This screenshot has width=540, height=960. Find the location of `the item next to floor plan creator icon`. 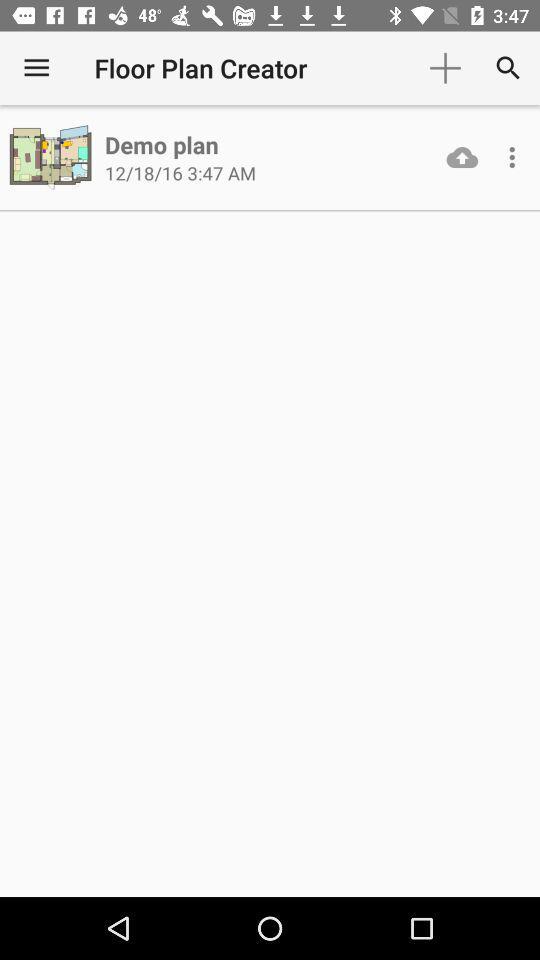

the item next to floor plan creator icon is located at coordinates (36, 68).